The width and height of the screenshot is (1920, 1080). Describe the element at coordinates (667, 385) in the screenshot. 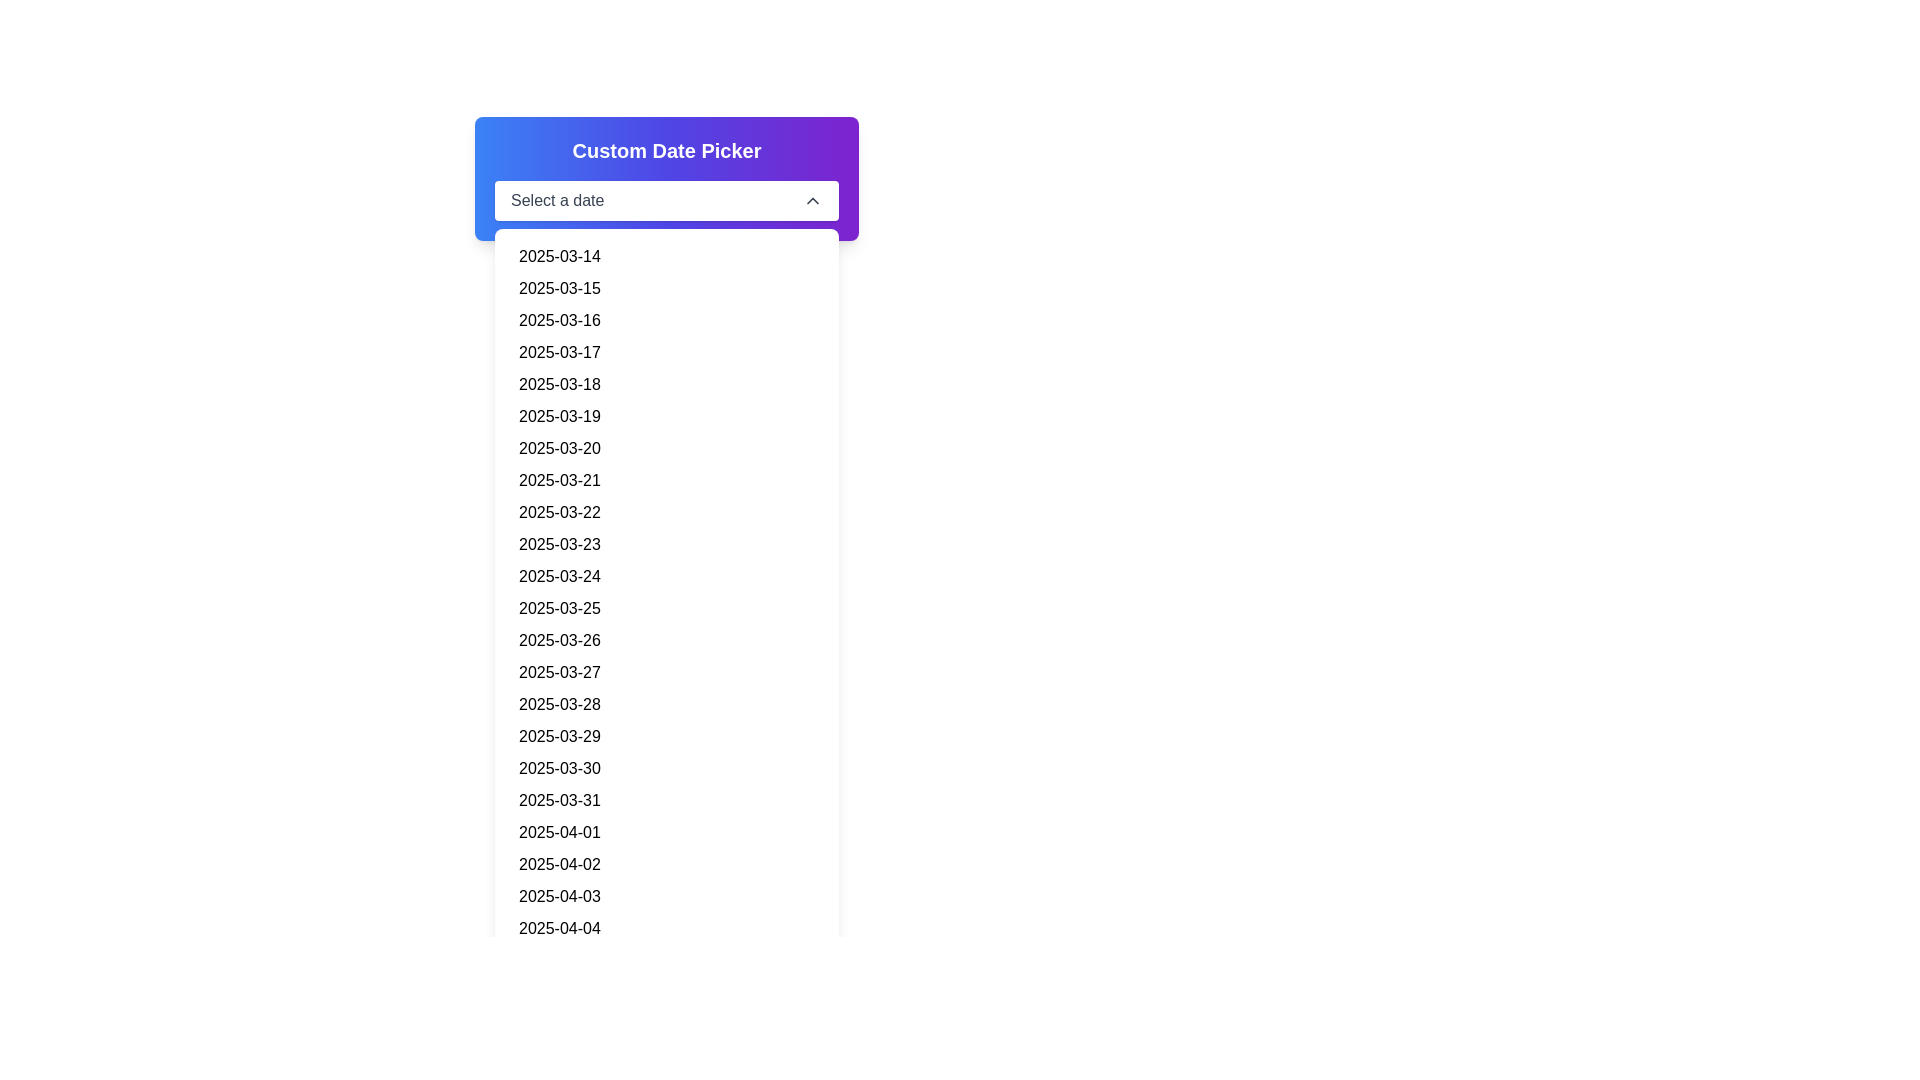

I see `the fifth date entry button in the dropdown menu` at that location.